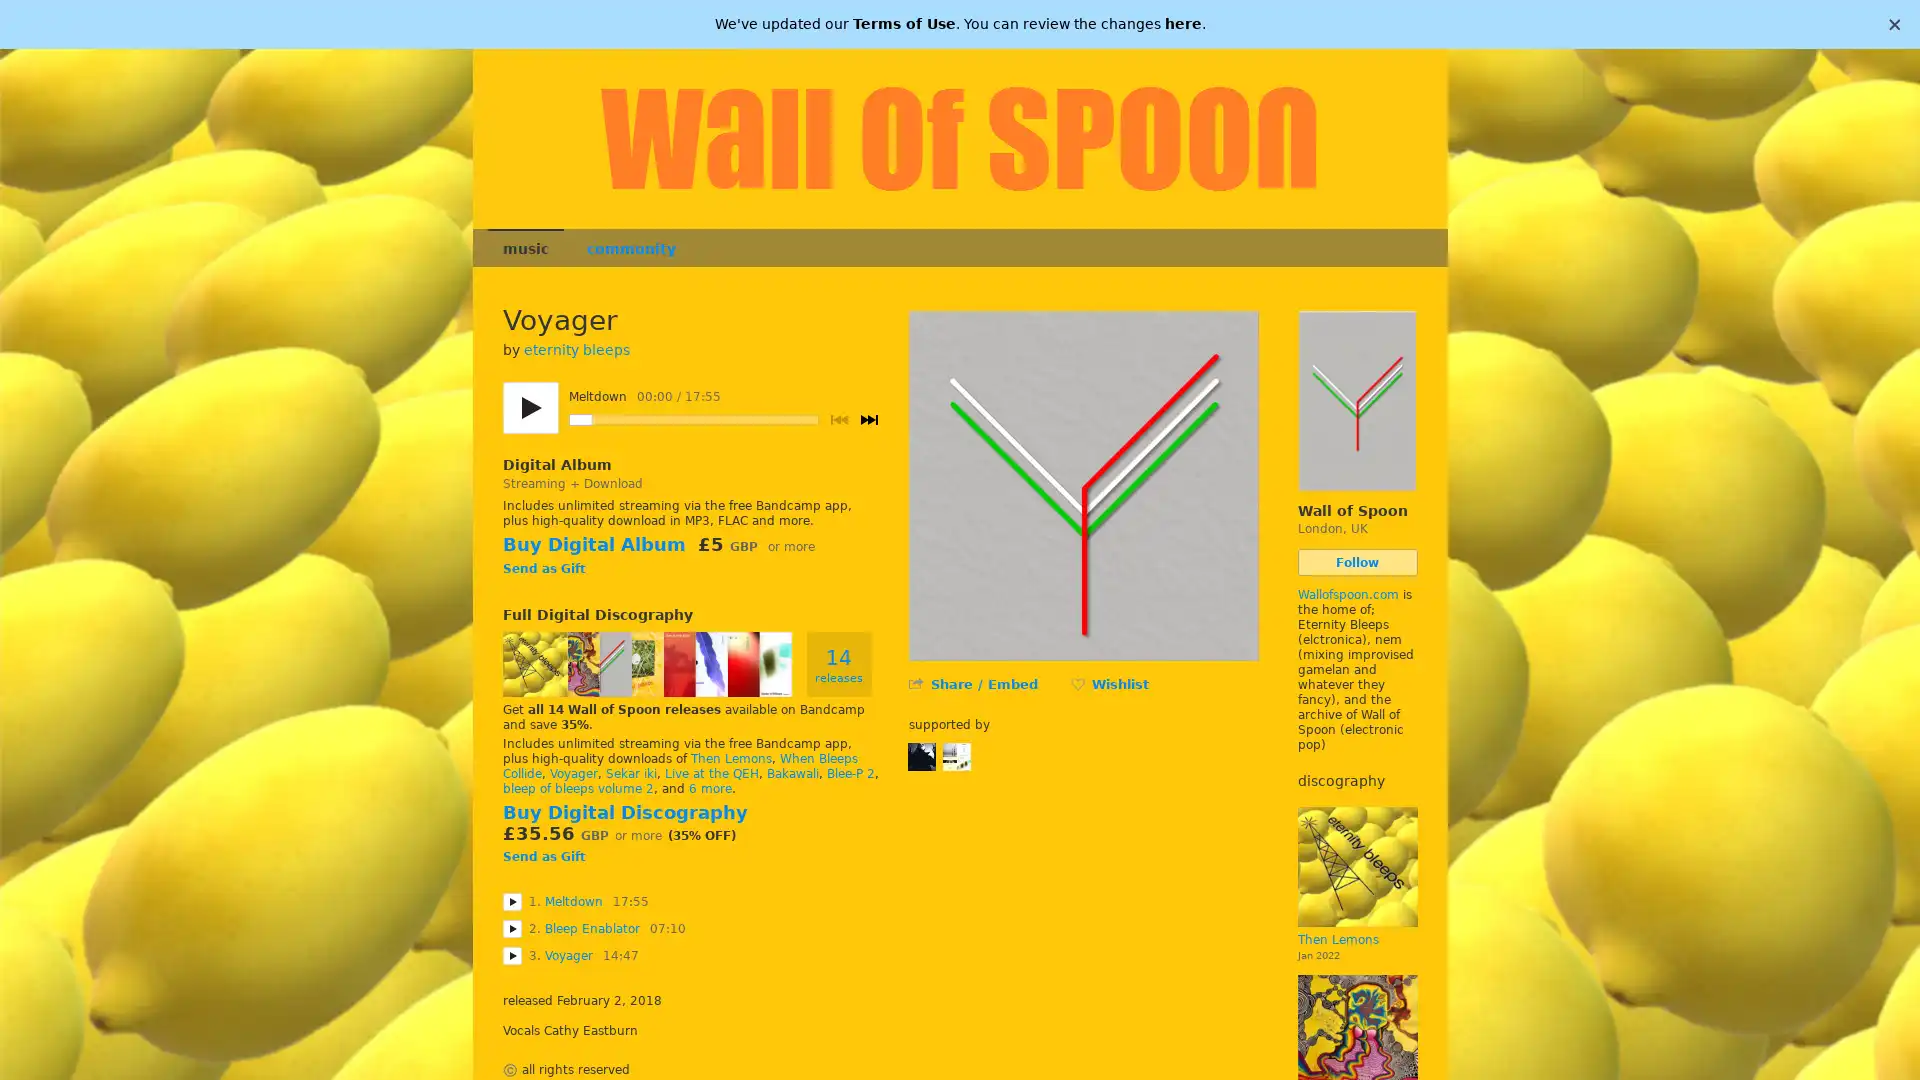 The height and width of the screenshot is (1080, 1920). What do you see at coordinates (511, 954) in the screenshot?
I see `Play Voyager` at bounding box center [511, 954].